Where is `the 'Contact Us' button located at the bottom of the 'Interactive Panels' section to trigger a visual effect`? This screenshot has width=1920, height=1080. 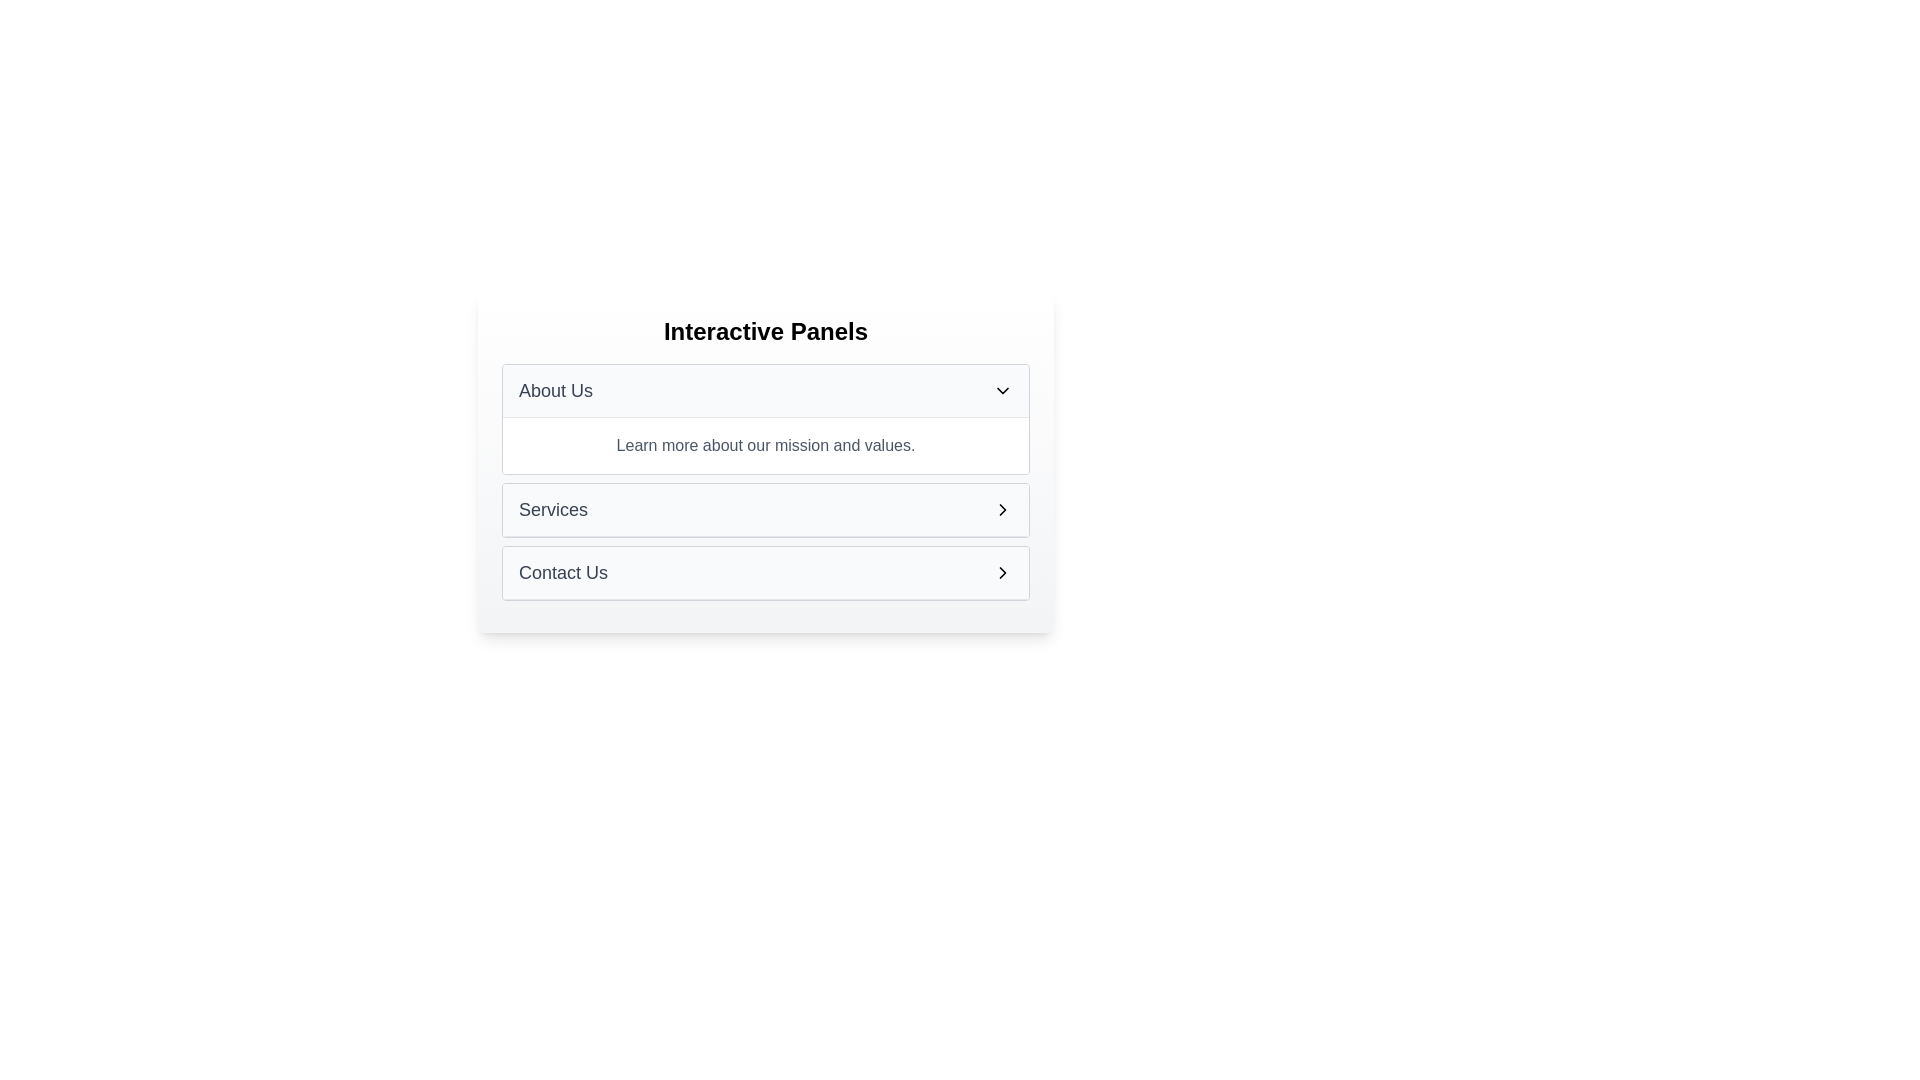 the 'Contact Us' button located at the bottom of the 'Interactive Panels' section to trigger a visual effect is located at coordinates (765, 573).